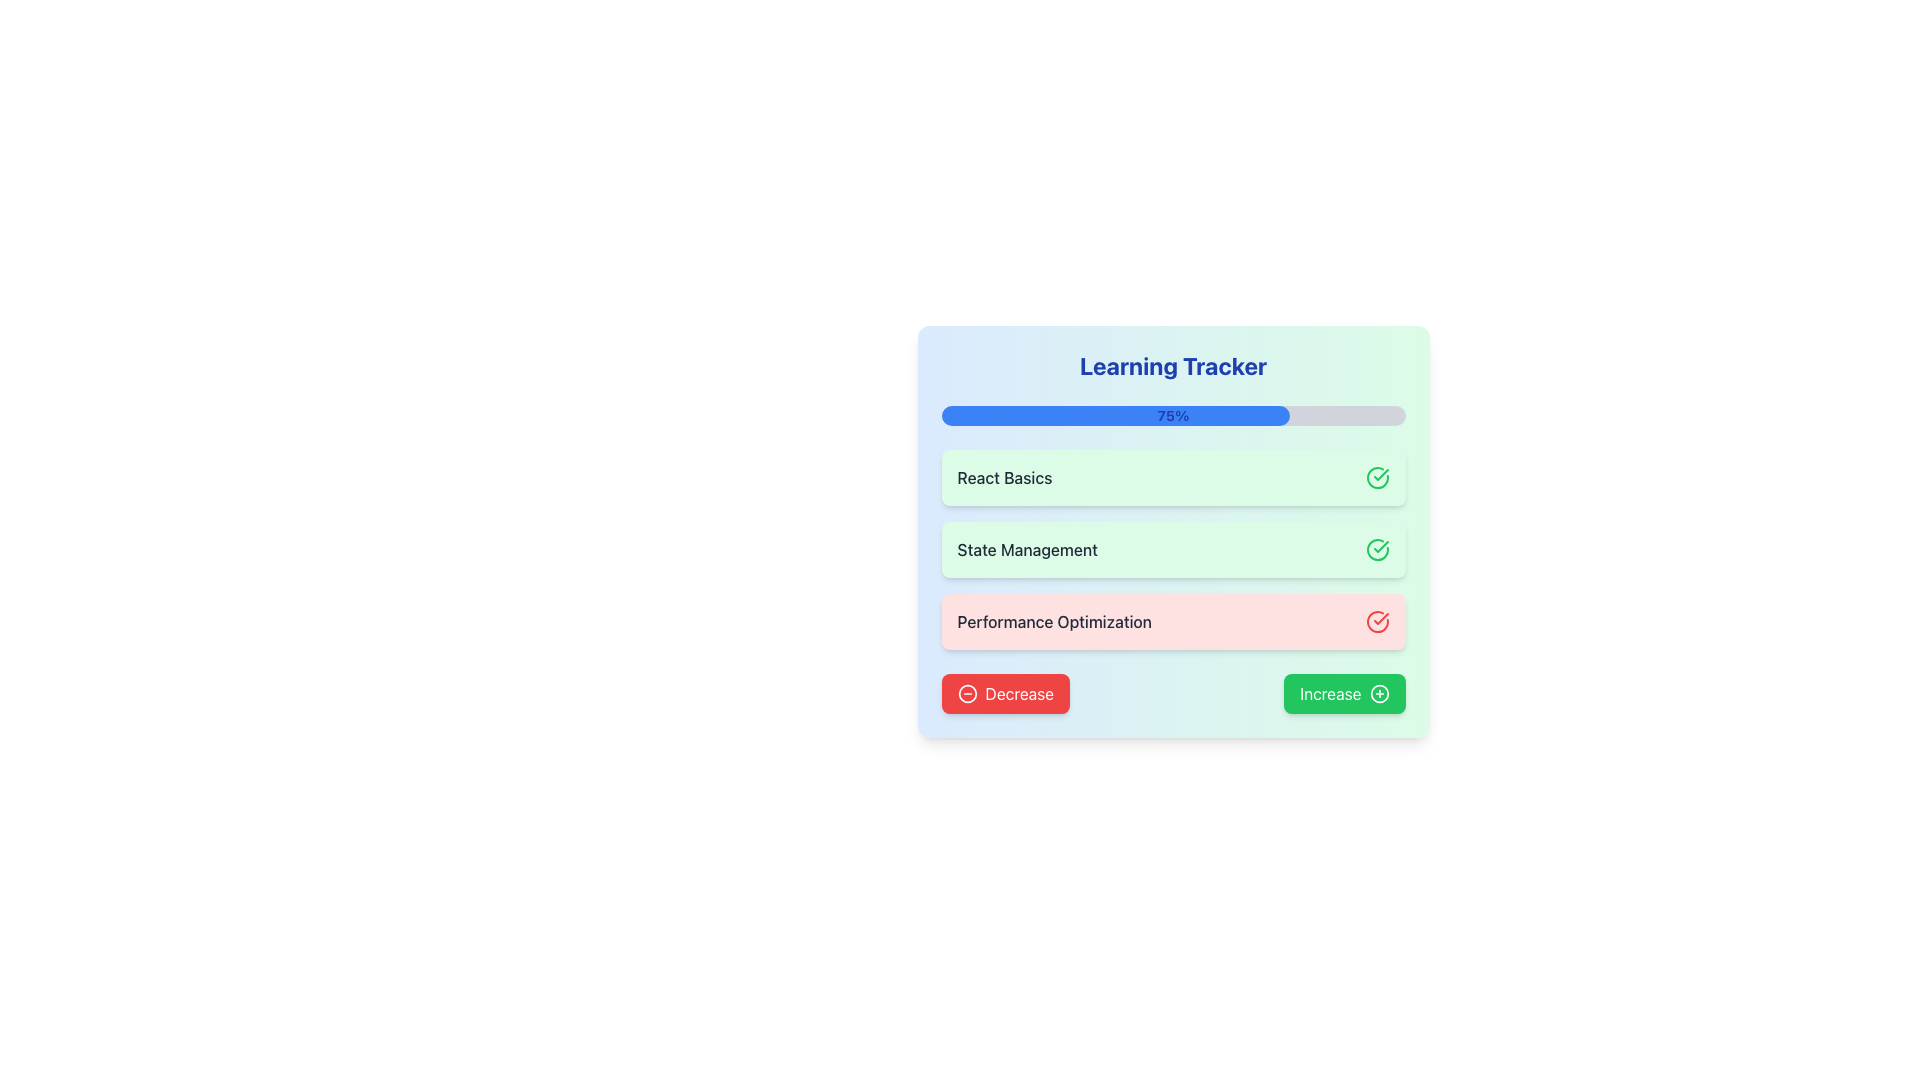 This screenshot has height=1080, width=1920. What do you see at coordinates (1376, 478) in the screenshot?
I see `the green checkmark icon located at the far right of the 'React Basics' panel, which indicates task completion` at bounding box center [1376, 478].